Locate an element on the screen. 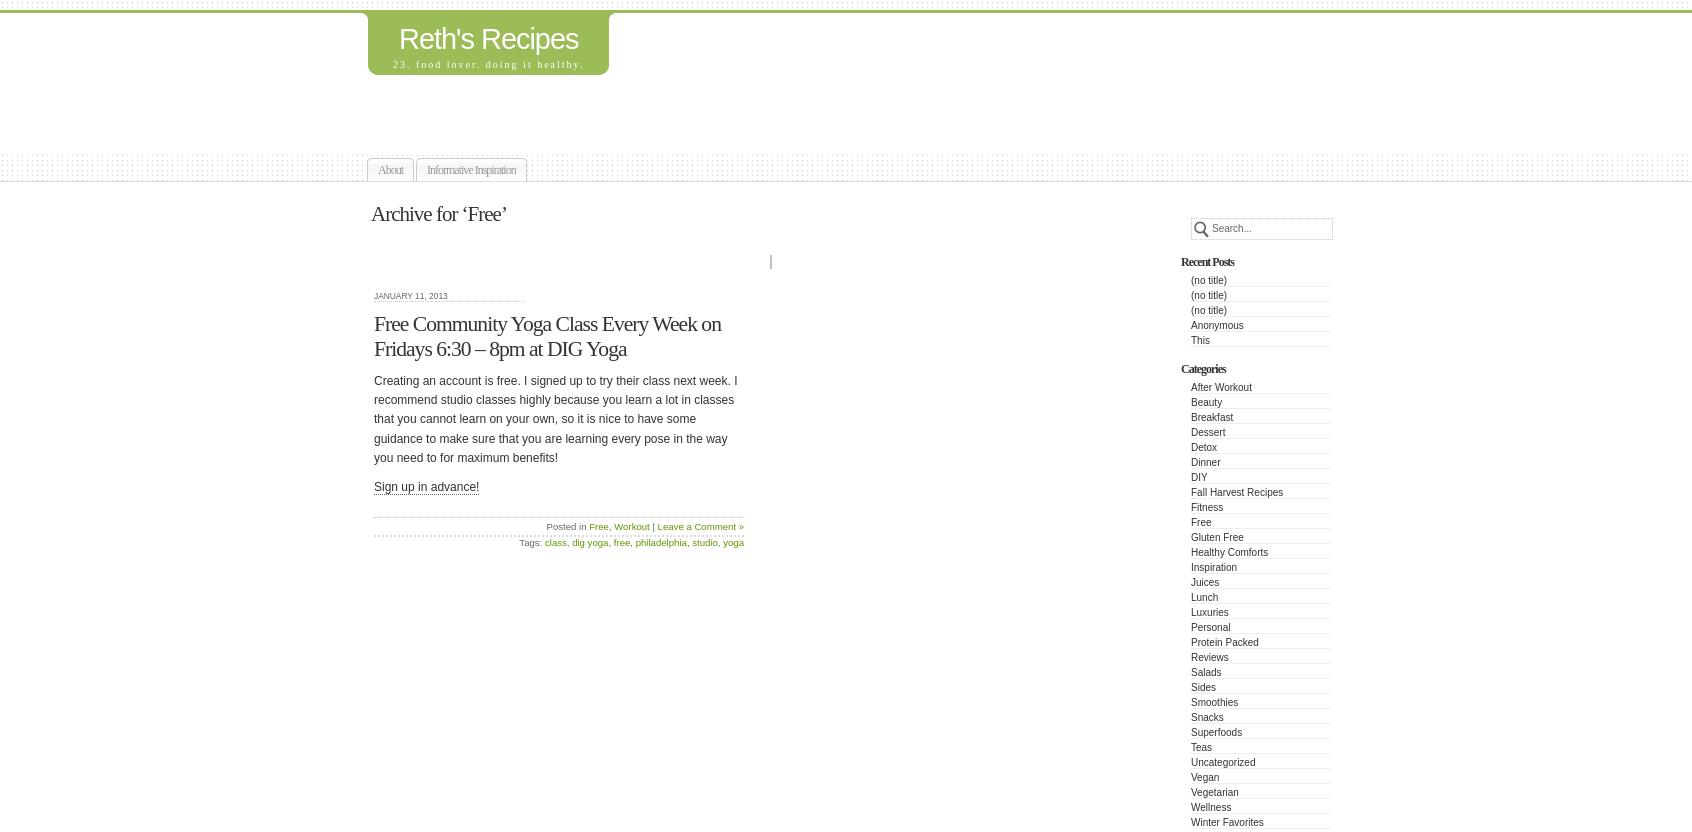 This screenshot has width=1692, height=832. 'DIY' is located at coordinates (1197, 476).